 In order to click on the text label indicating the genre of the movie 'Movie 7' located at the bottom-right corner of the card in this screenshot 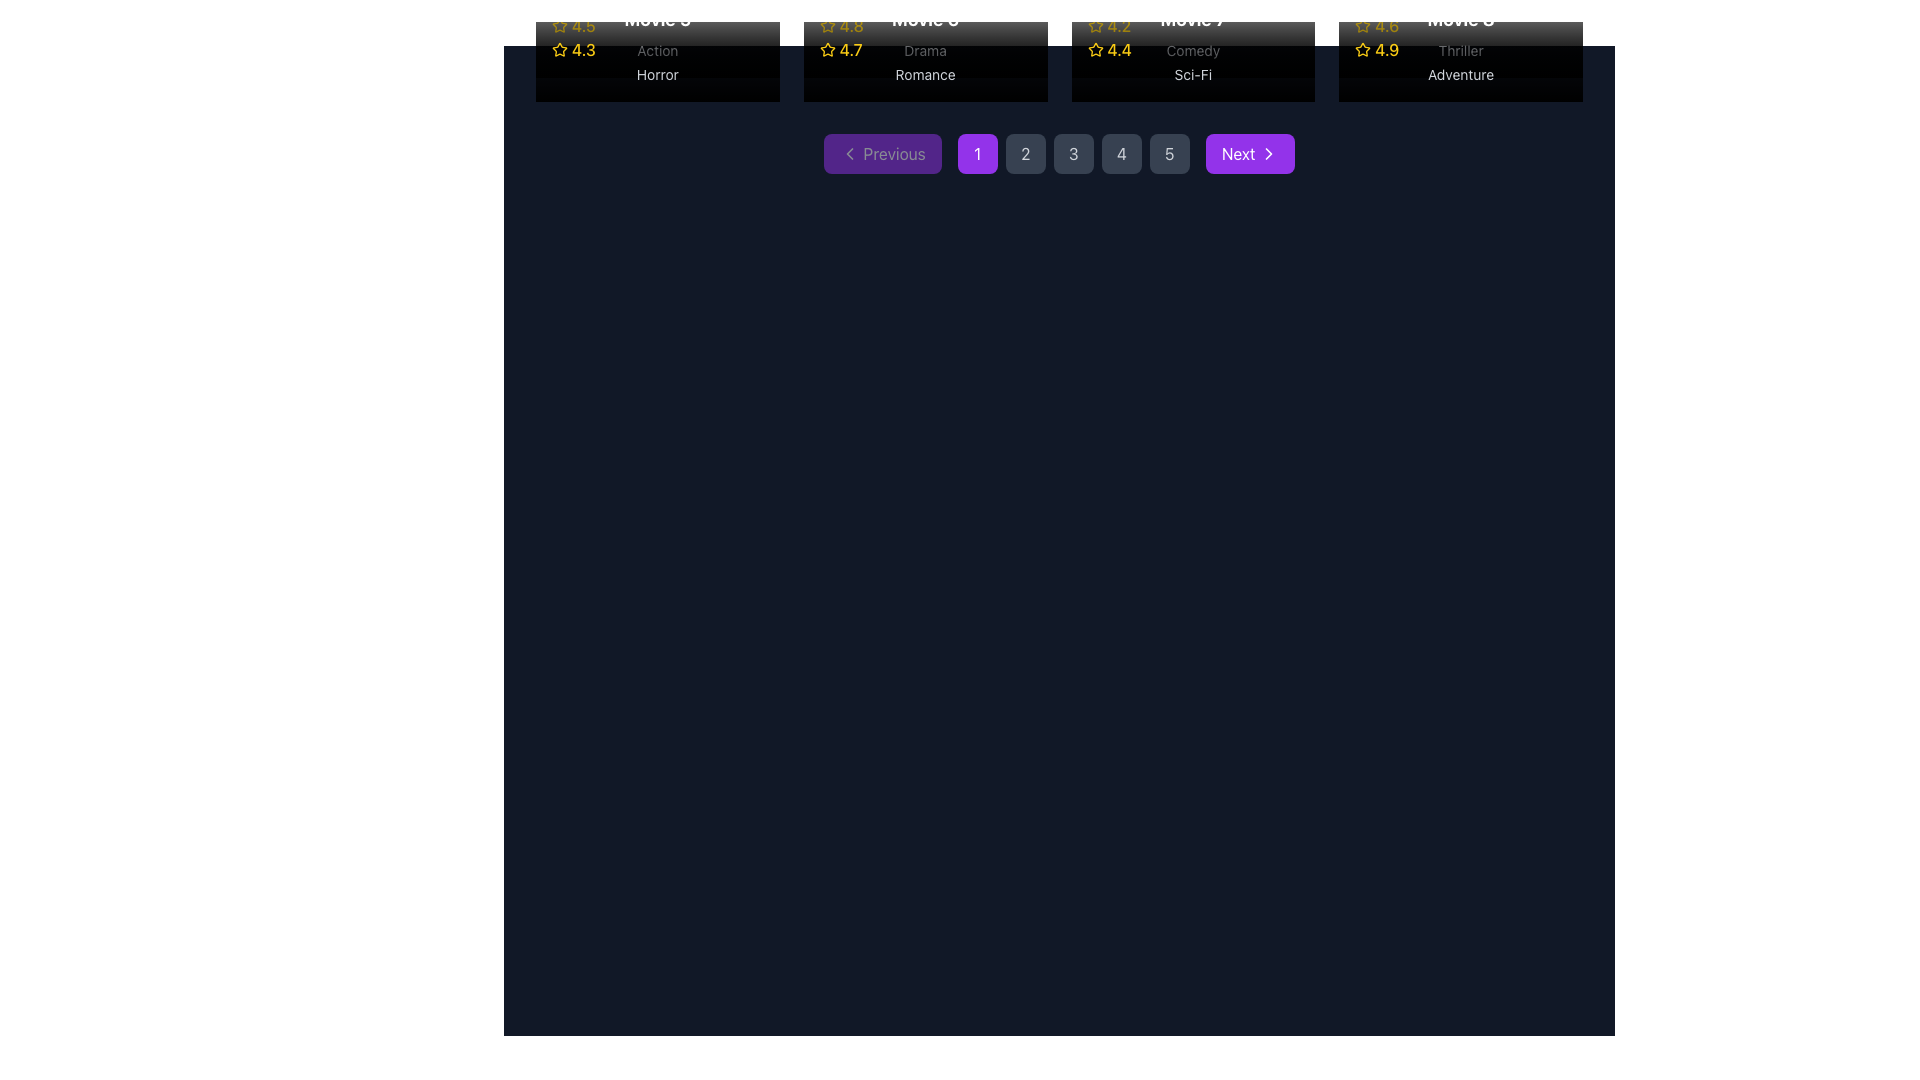, I will do `click(1193, 73)`.